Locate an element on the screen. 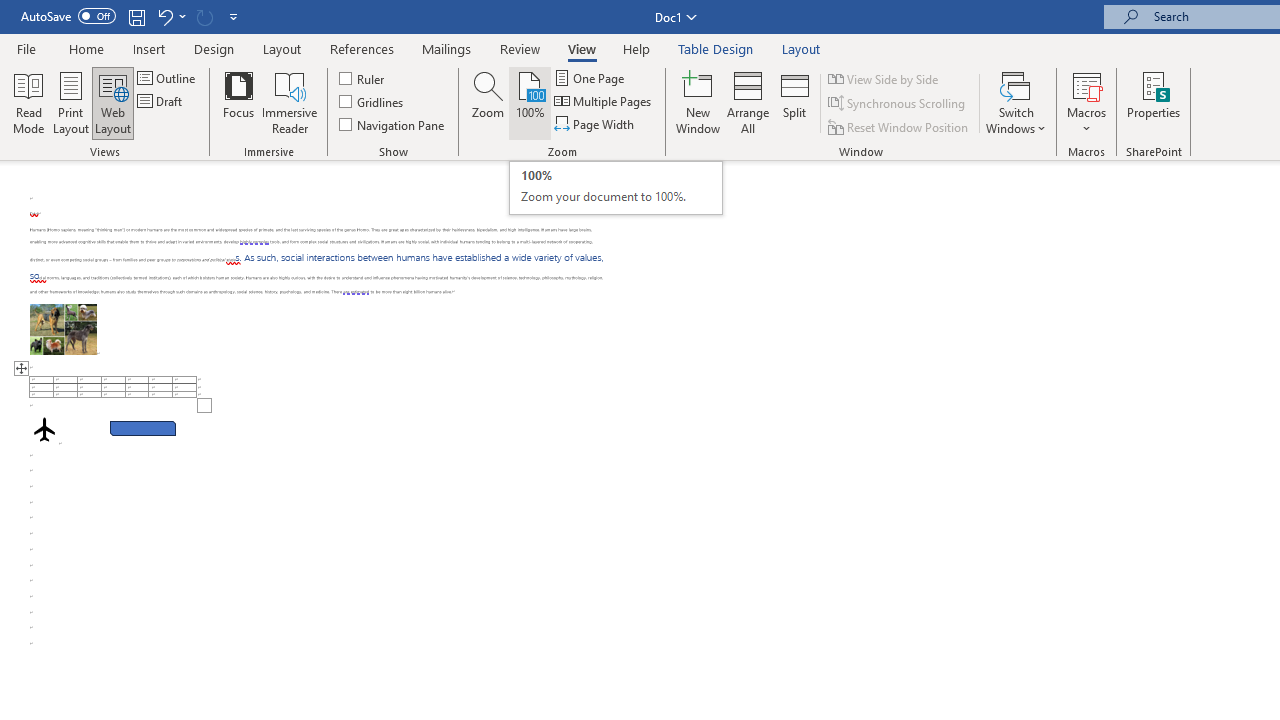  'Navigation Pane' is located at coordinates (392, 124).